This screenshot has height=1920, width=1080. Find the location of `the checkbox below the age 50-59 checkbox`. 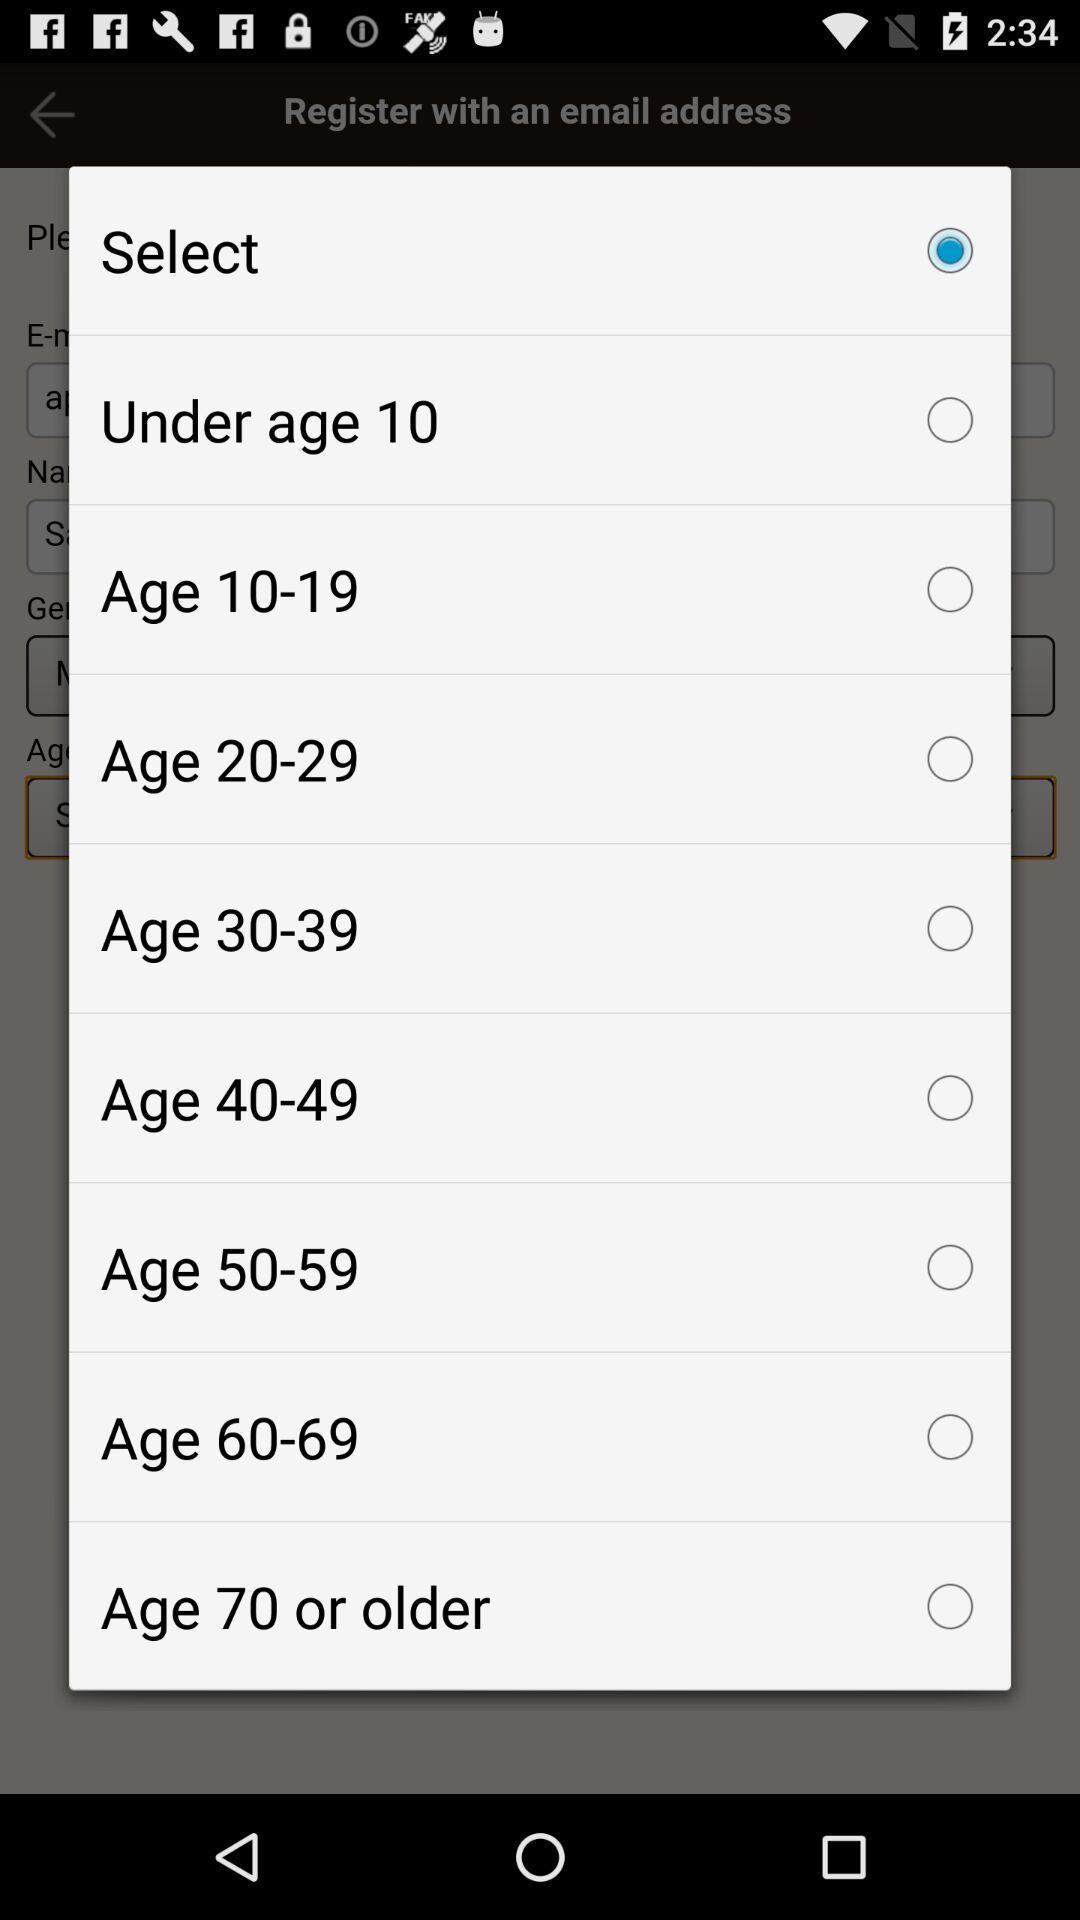

the checkbox below the age 50-59 checkbox is located at coordinates (540, 1435).